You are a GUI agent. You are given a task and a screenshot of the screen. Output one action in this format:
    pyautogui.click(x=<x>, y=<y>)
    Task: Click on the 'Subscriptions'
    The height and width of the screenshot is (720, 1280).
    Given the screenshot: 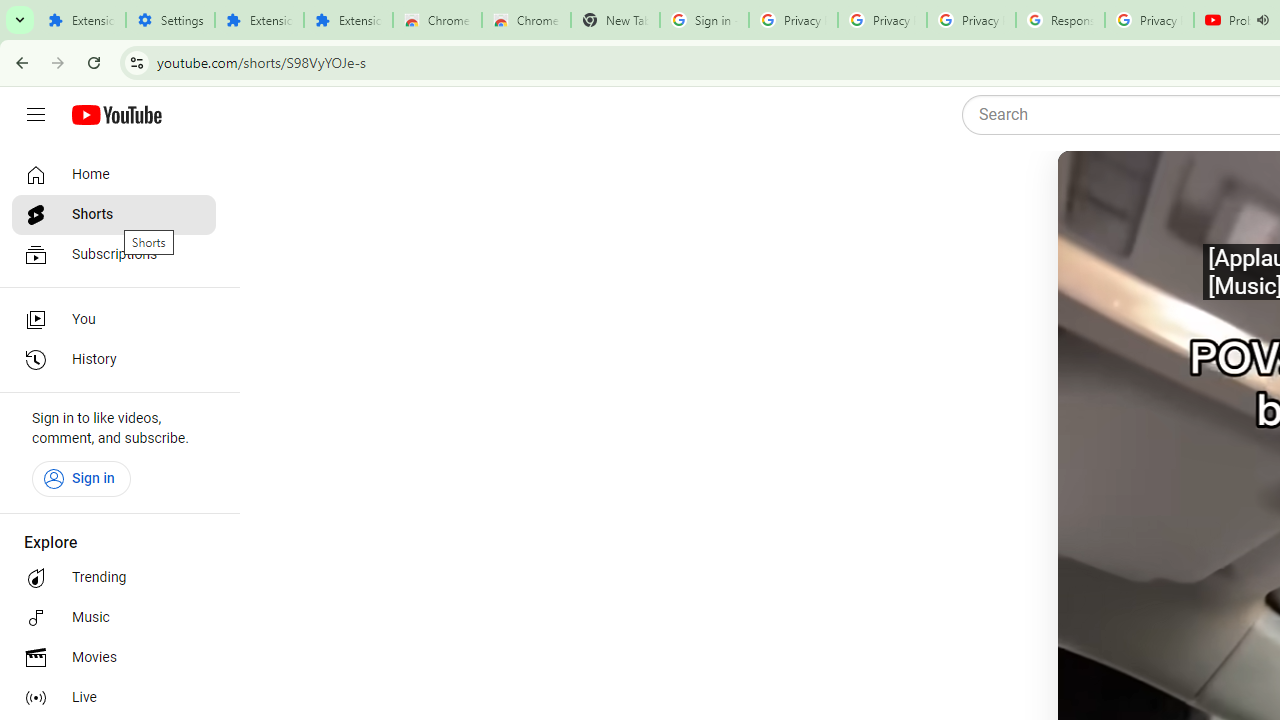 What is the action you would take?
    pyautogui.click(x=112, y=253)
    